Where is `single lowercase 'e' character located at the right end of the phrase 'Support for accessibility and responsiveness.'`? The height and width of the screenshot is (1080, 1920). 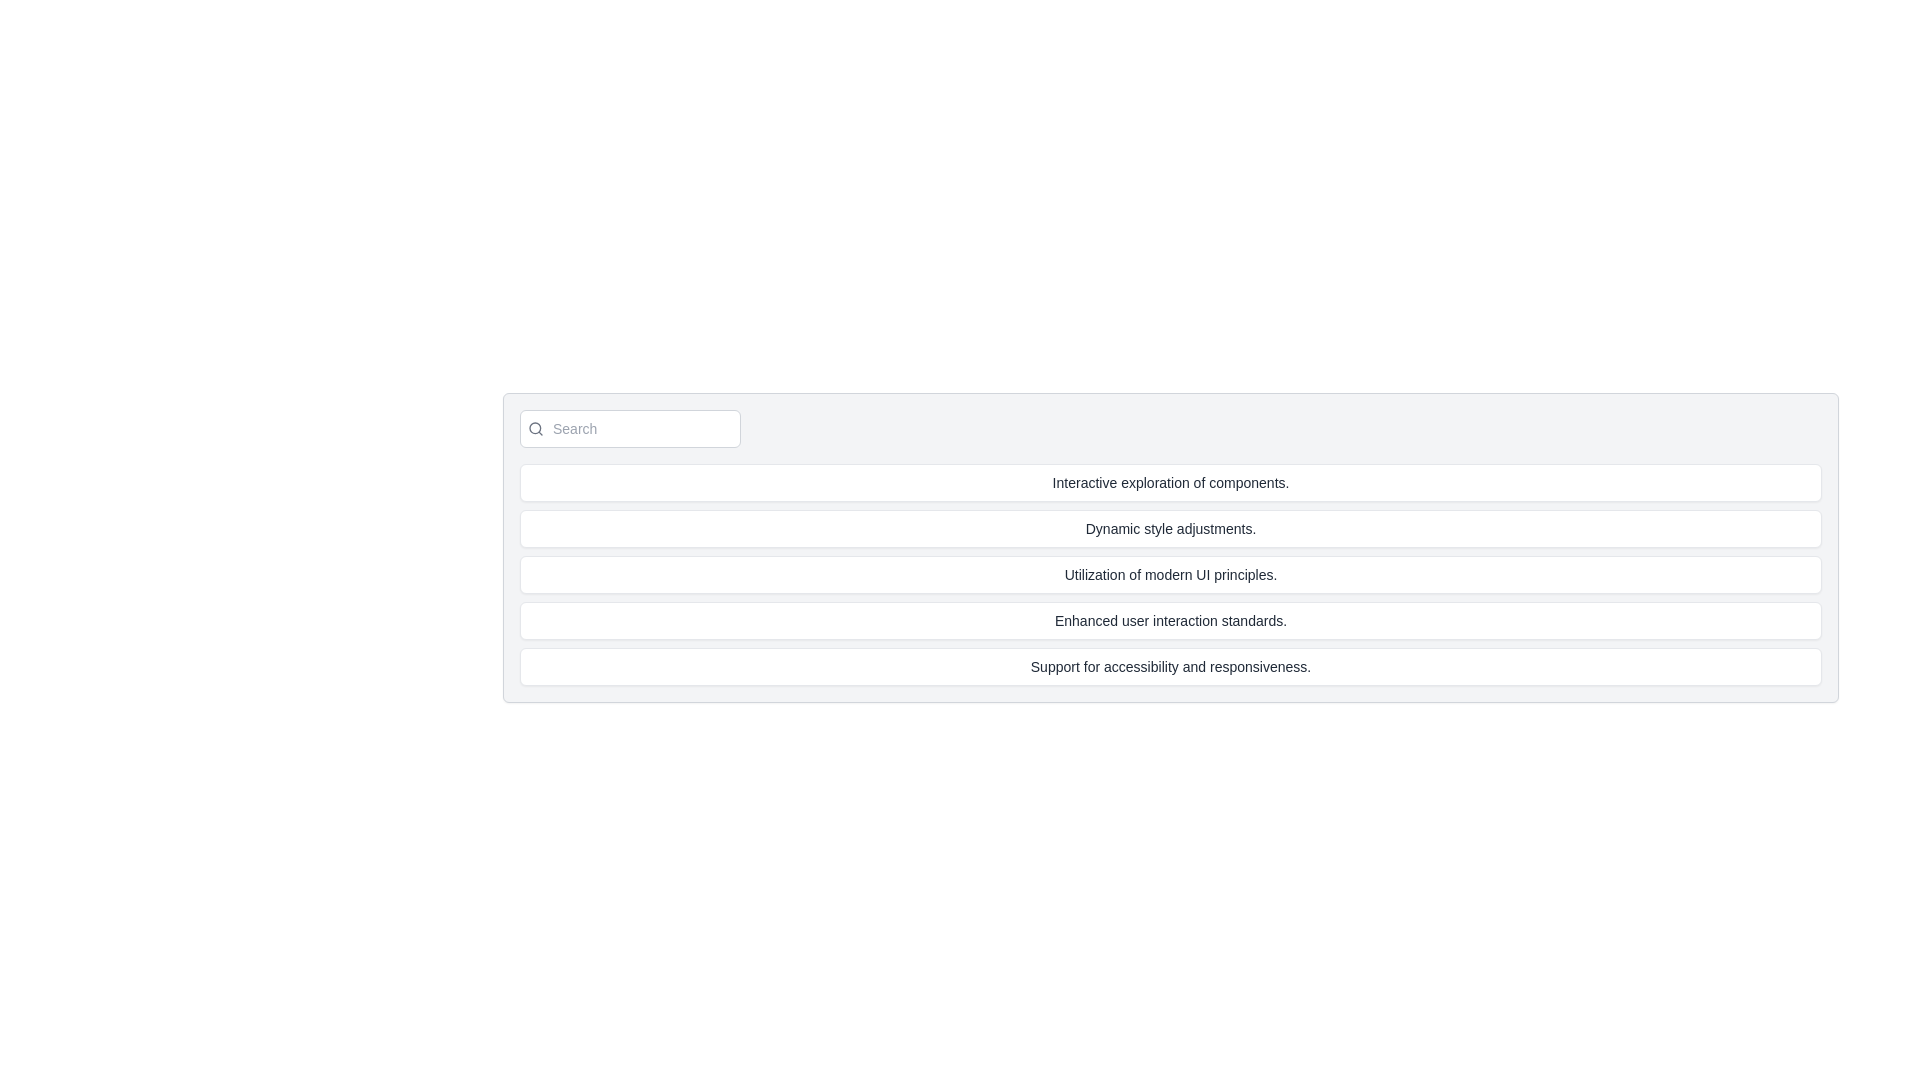 single lowercase 'e' character located at the right end of the phrase 'Support for accessibility and responsiveness.' is located at coordinates (1289, 667).